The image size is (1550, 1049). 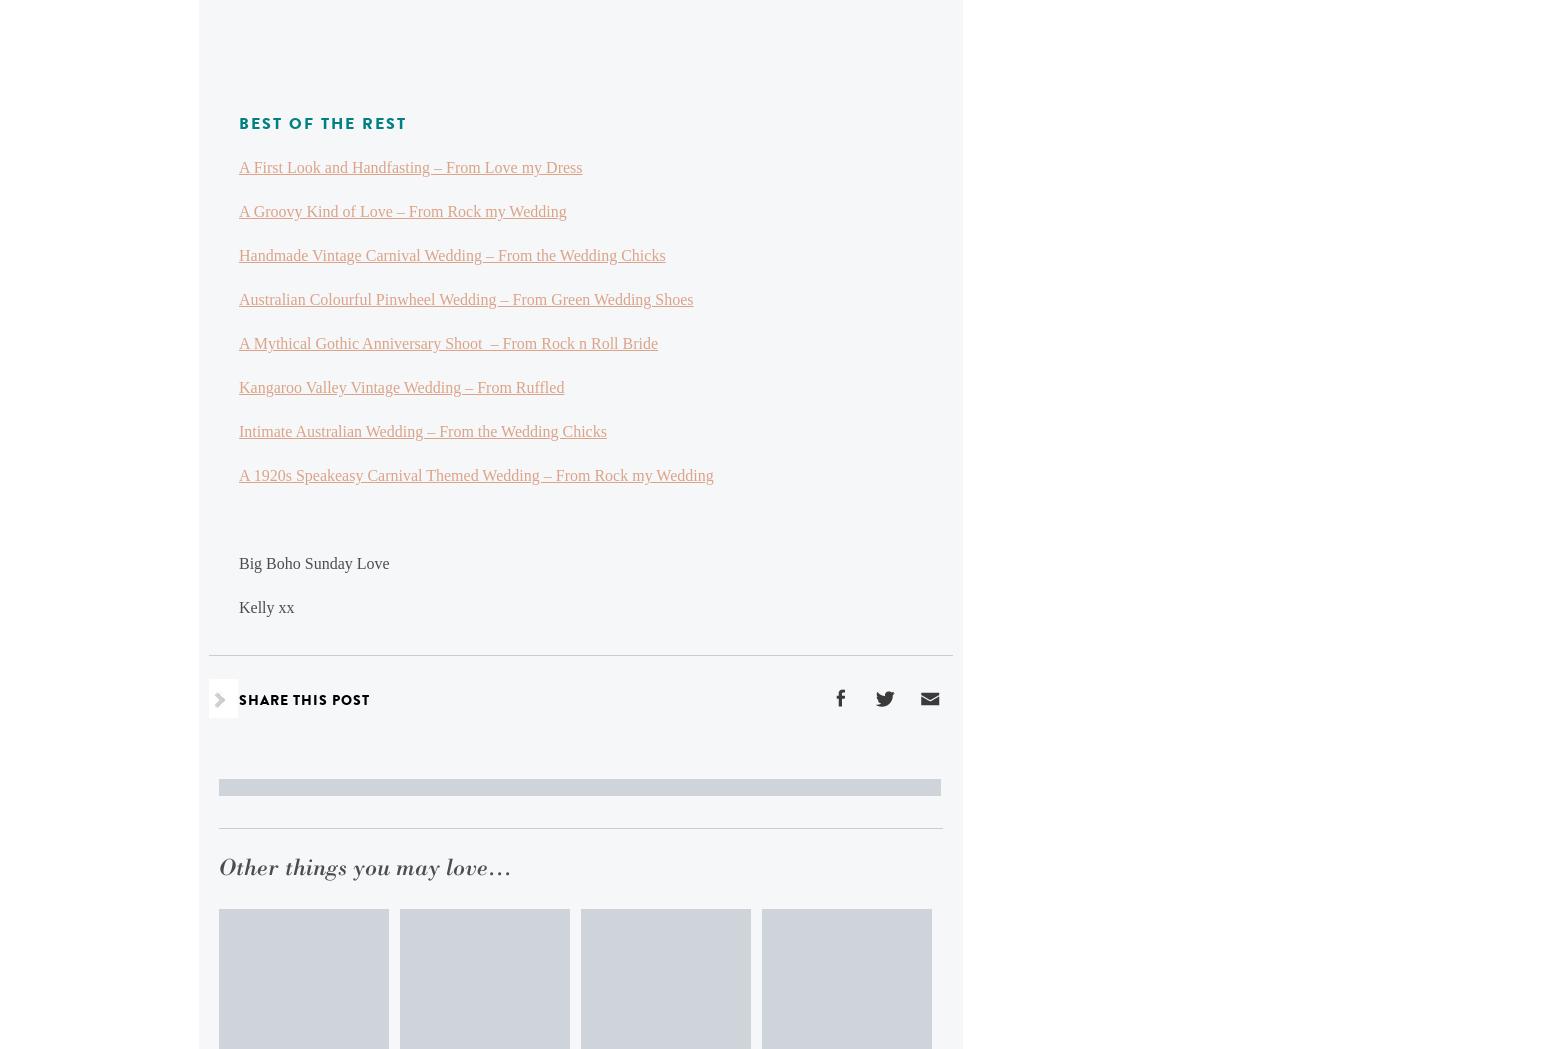 What do you see at coordinates (239, 607) in the screenshot?
I see `'Kelly xx'` at bounding box center [239, 607].